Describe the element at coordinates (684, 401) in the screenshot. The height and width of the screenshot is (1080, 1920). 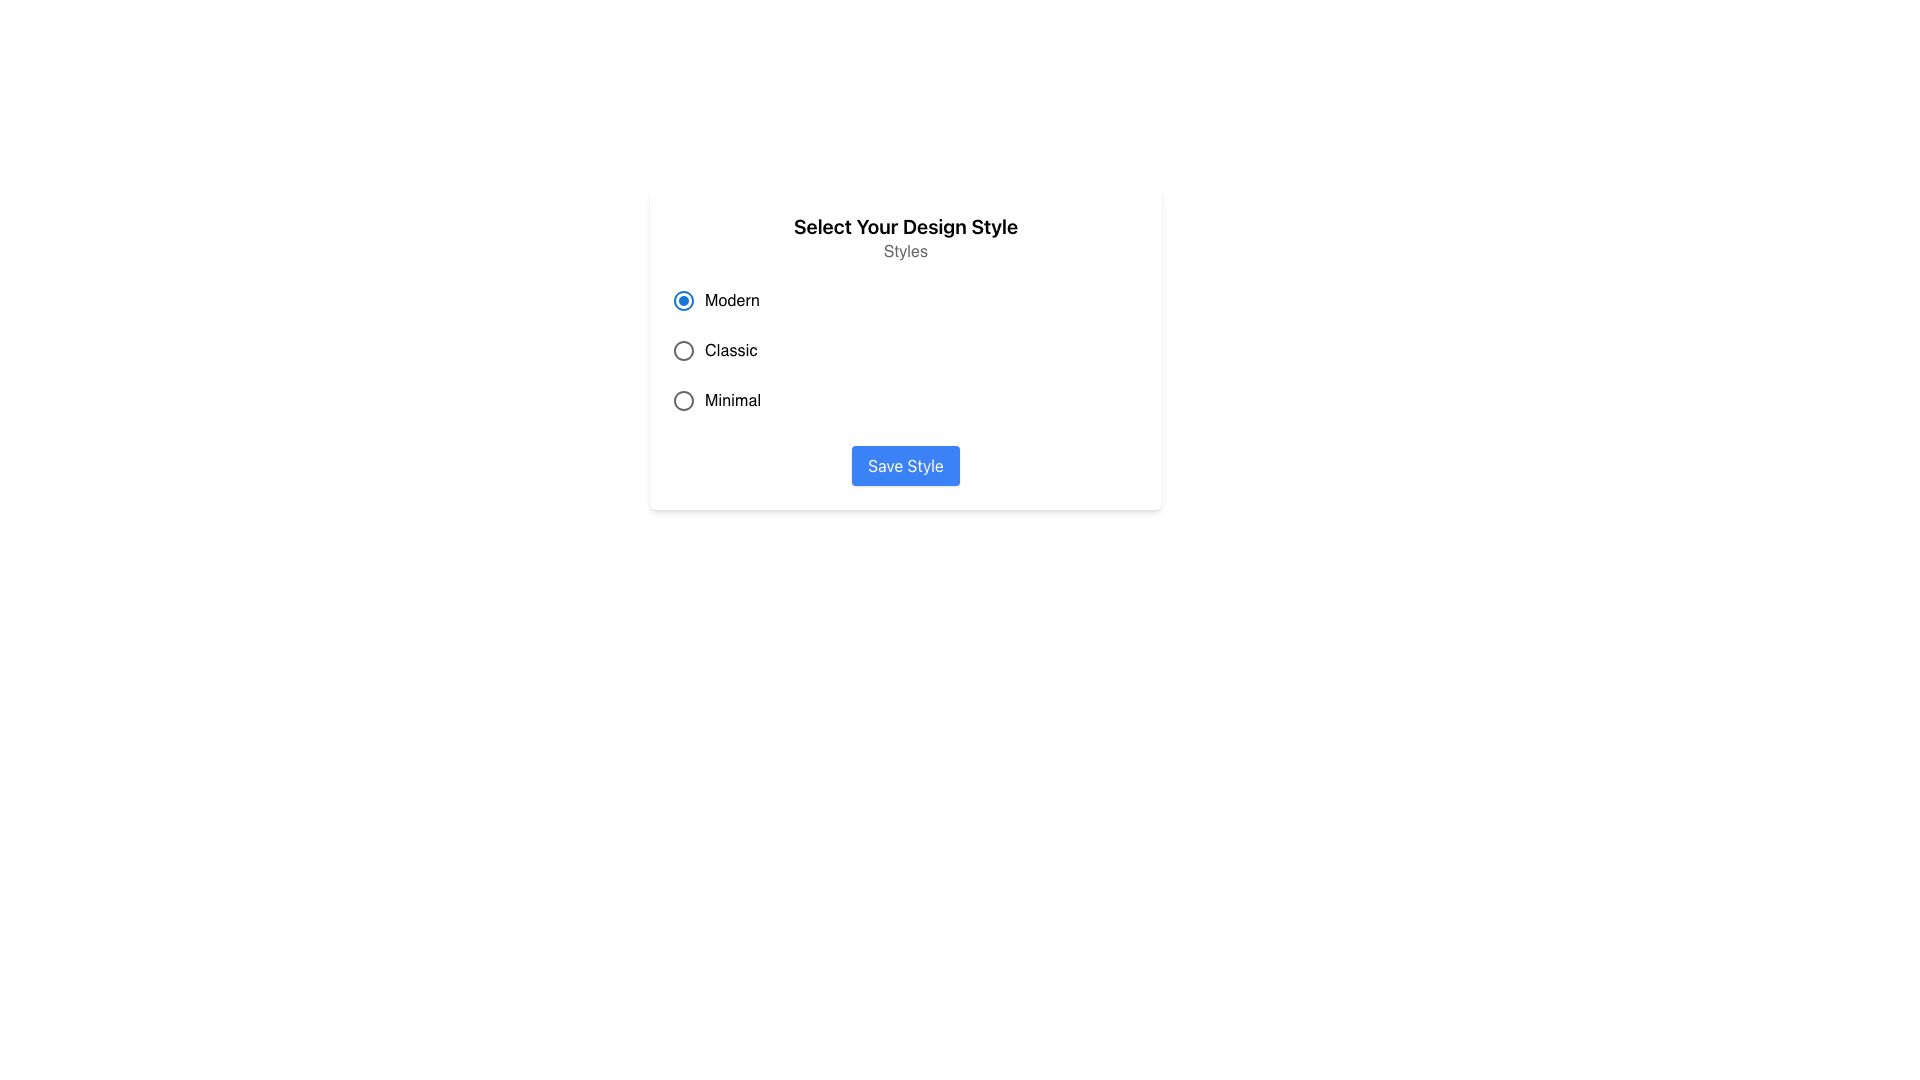
I see `the circular radio button indicator located next to the 'Minimal' label` at that location.